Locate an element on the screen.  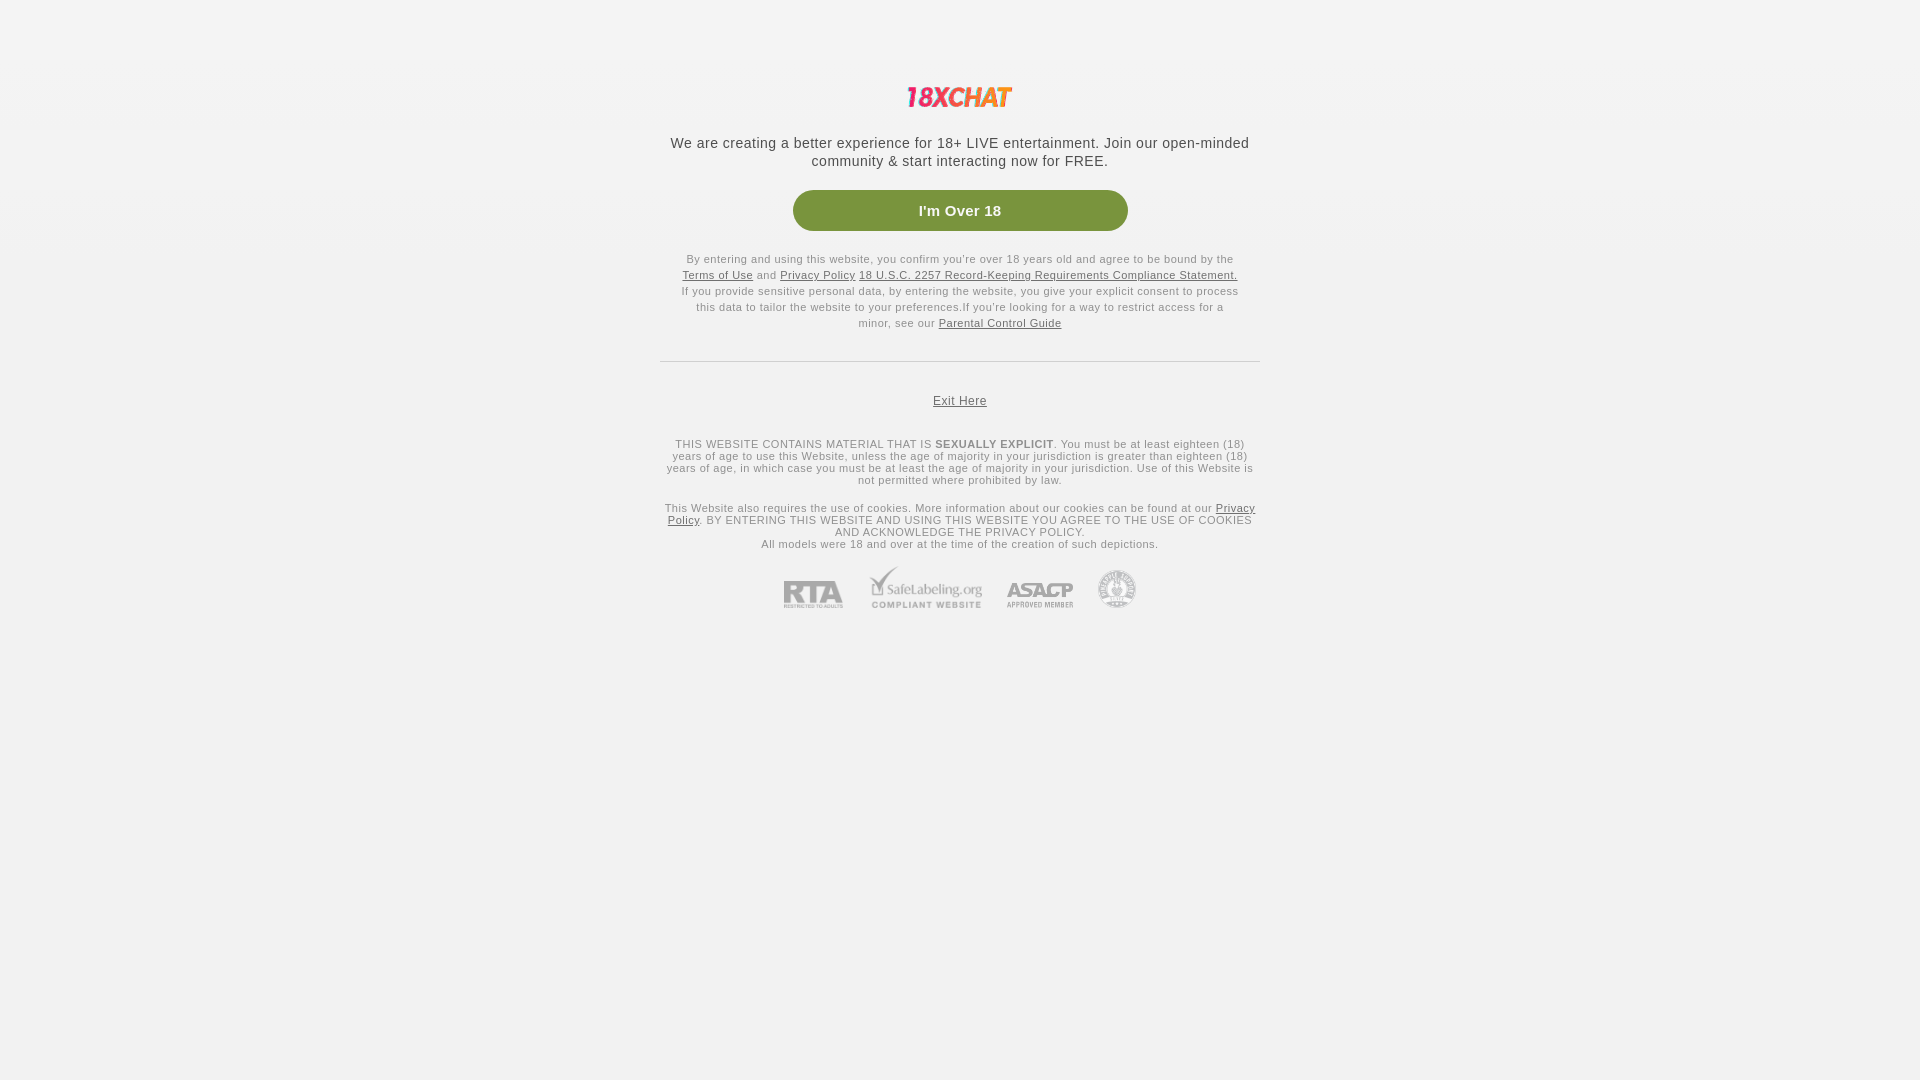
'Parental Control Guide' is located at coordinates (938, 322).